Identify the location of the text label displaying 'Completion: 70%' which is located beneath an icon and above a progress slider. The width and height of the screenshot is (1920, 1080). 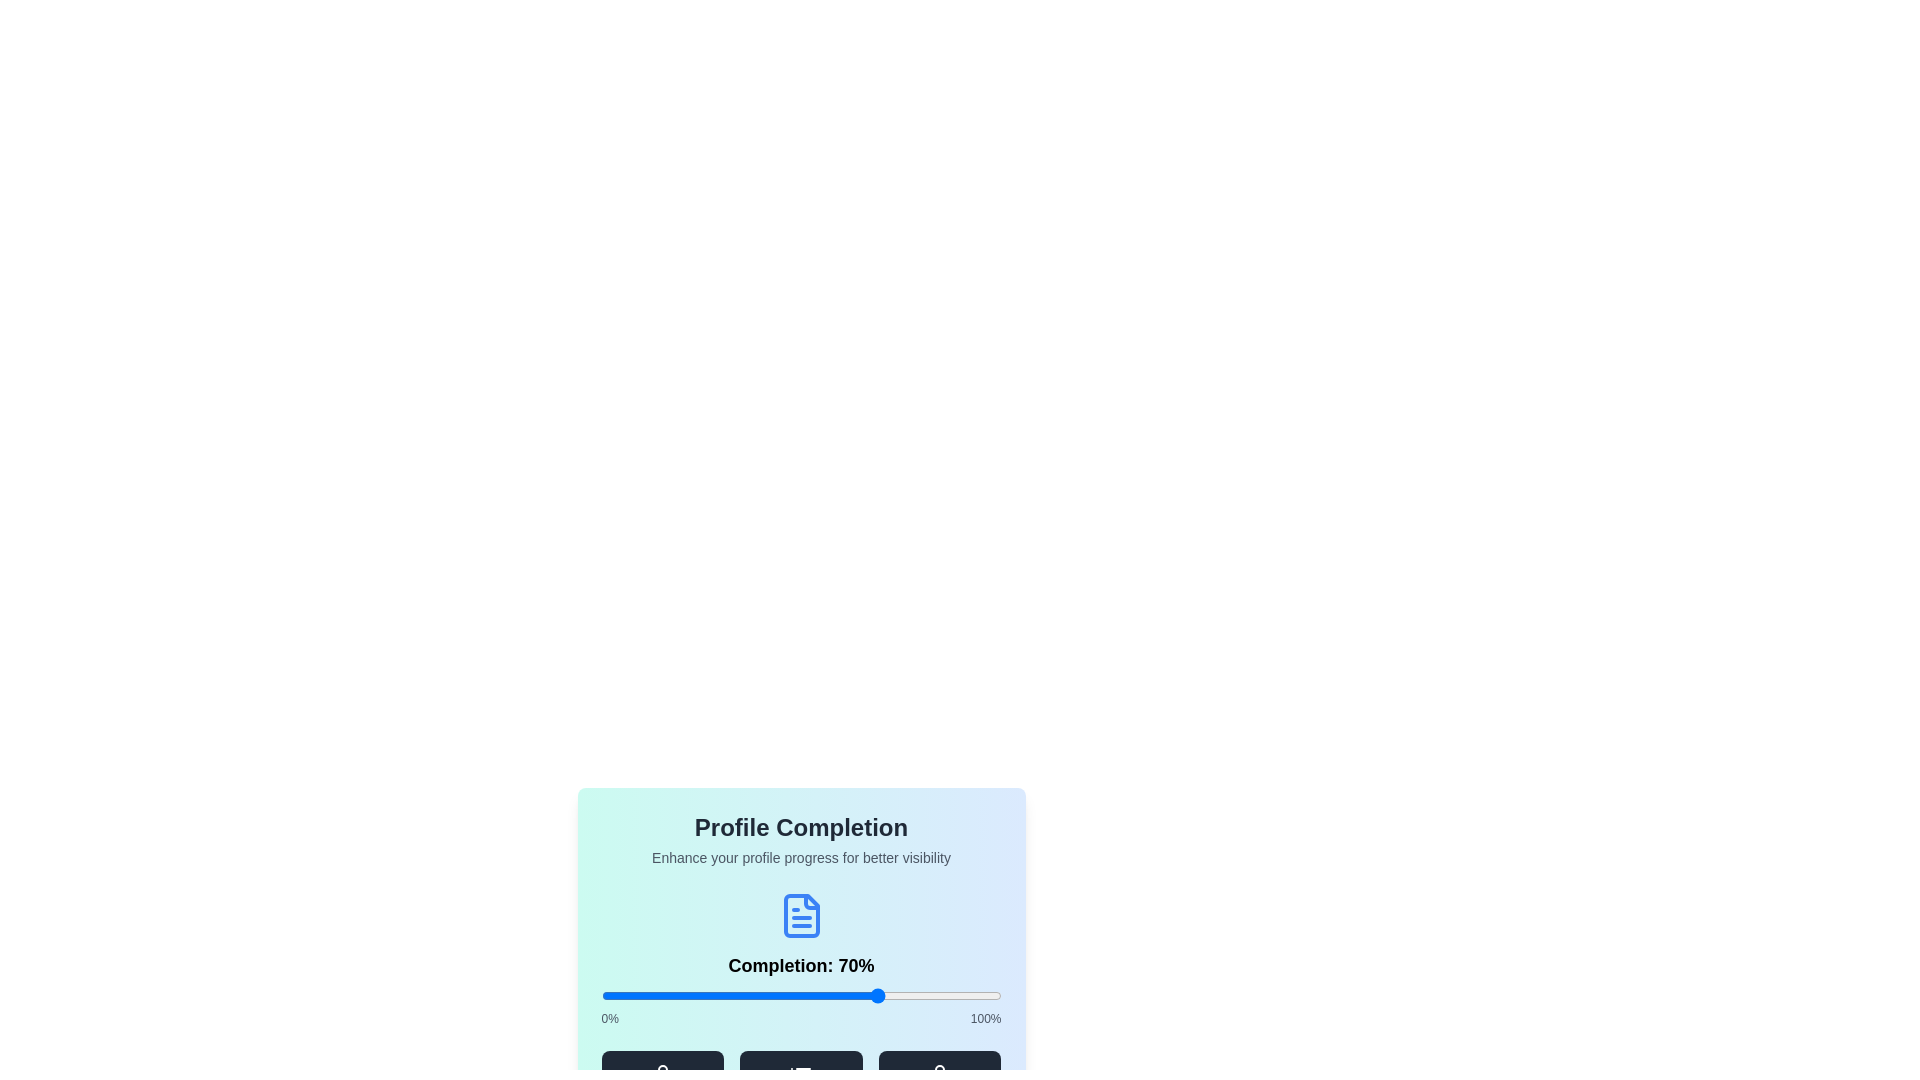
(801, 964).